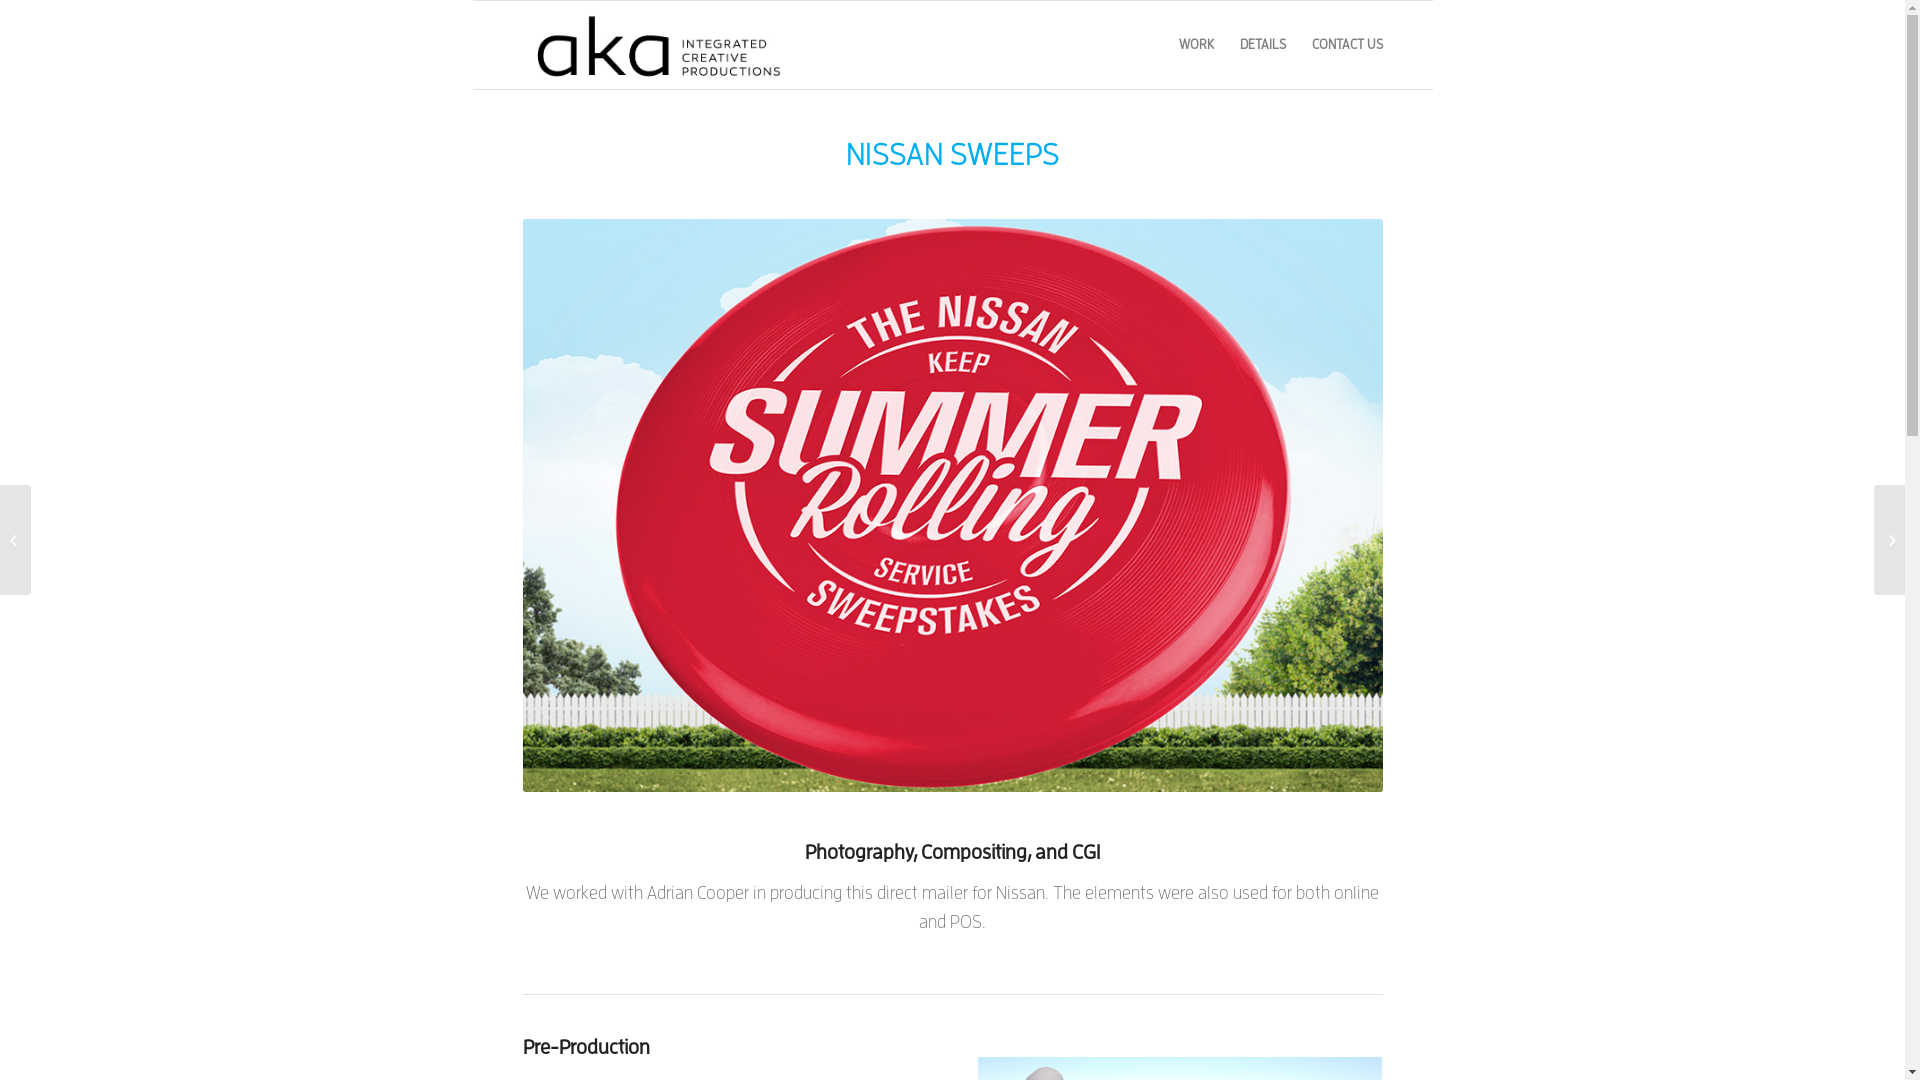 This screenshot has width=1920, height=1080. What do you see at coordinates (1339, 45) in the screenshot?
I see `'CONTACT US'` at bounding box center [1339, 45].